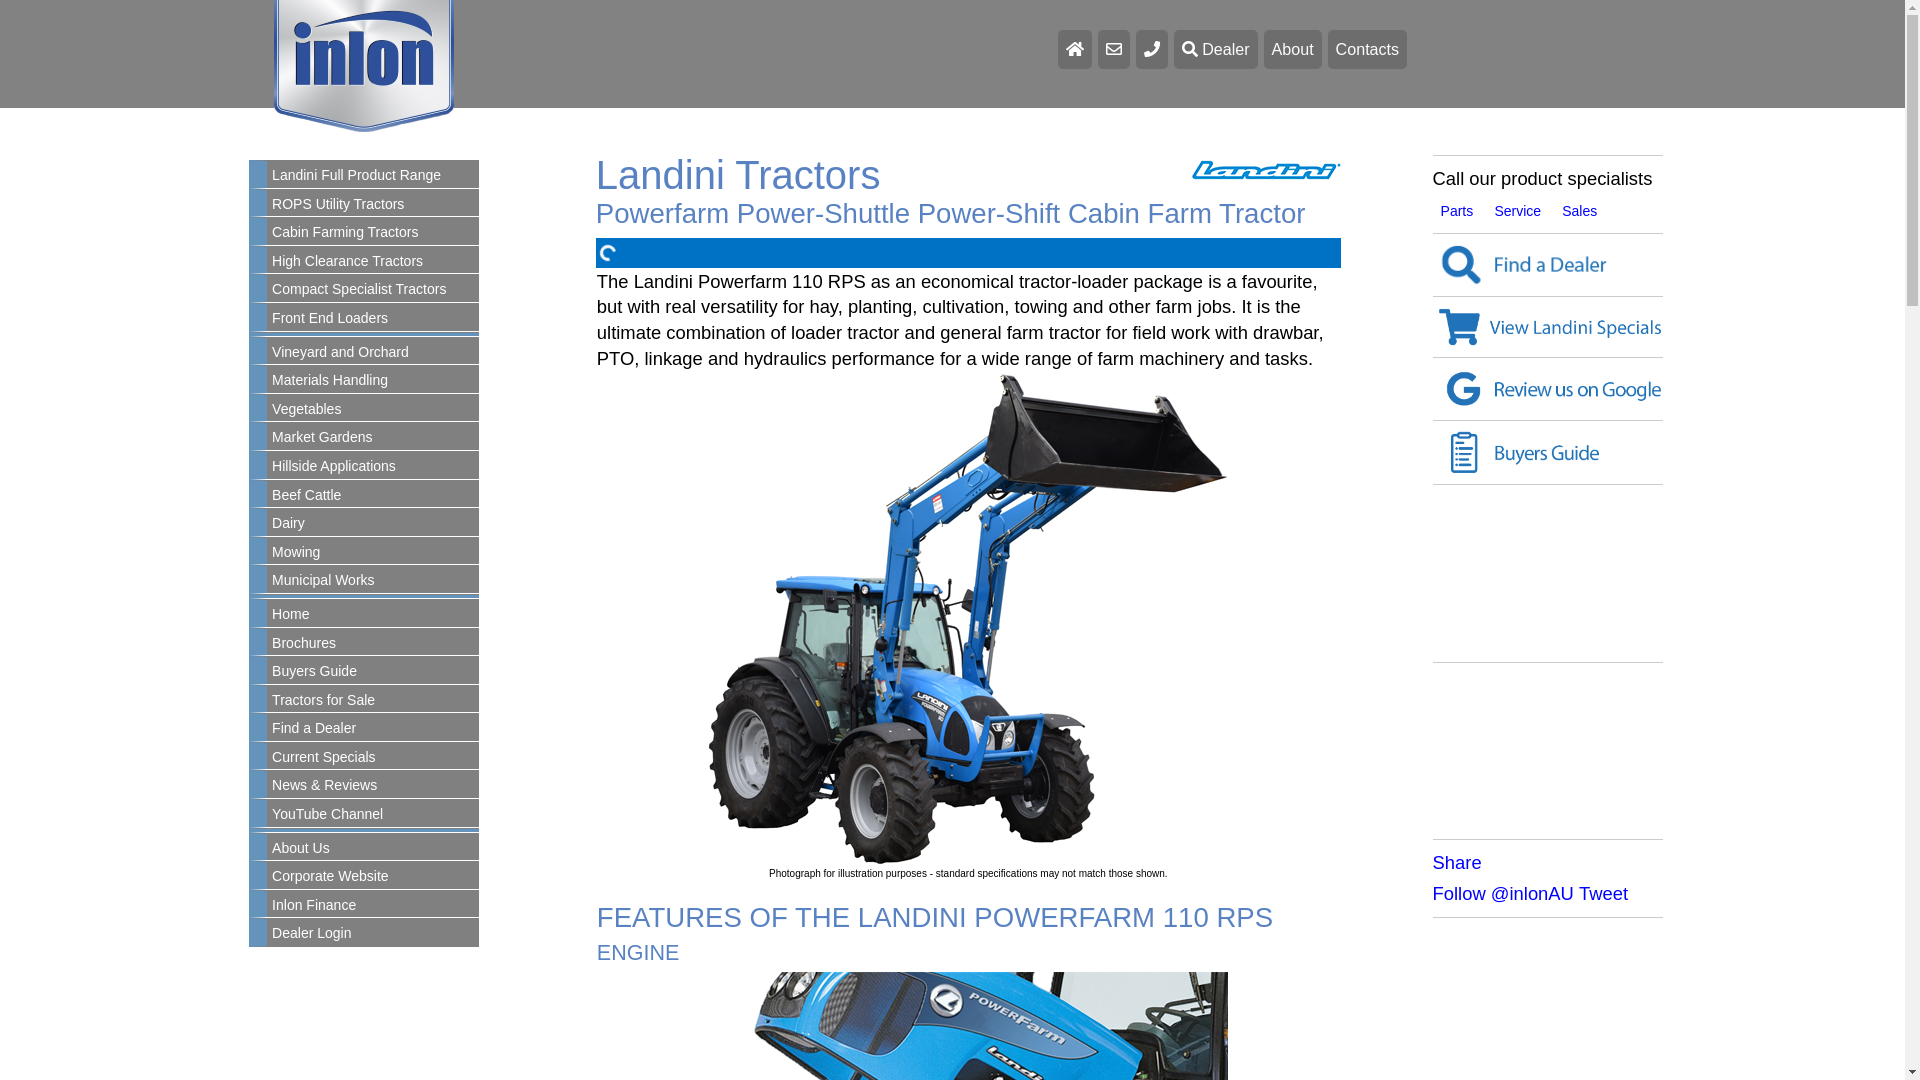 The height and width of the screenshot is (1080, 1920). I want to click on 'Buyers Guide', so click(373, 671).